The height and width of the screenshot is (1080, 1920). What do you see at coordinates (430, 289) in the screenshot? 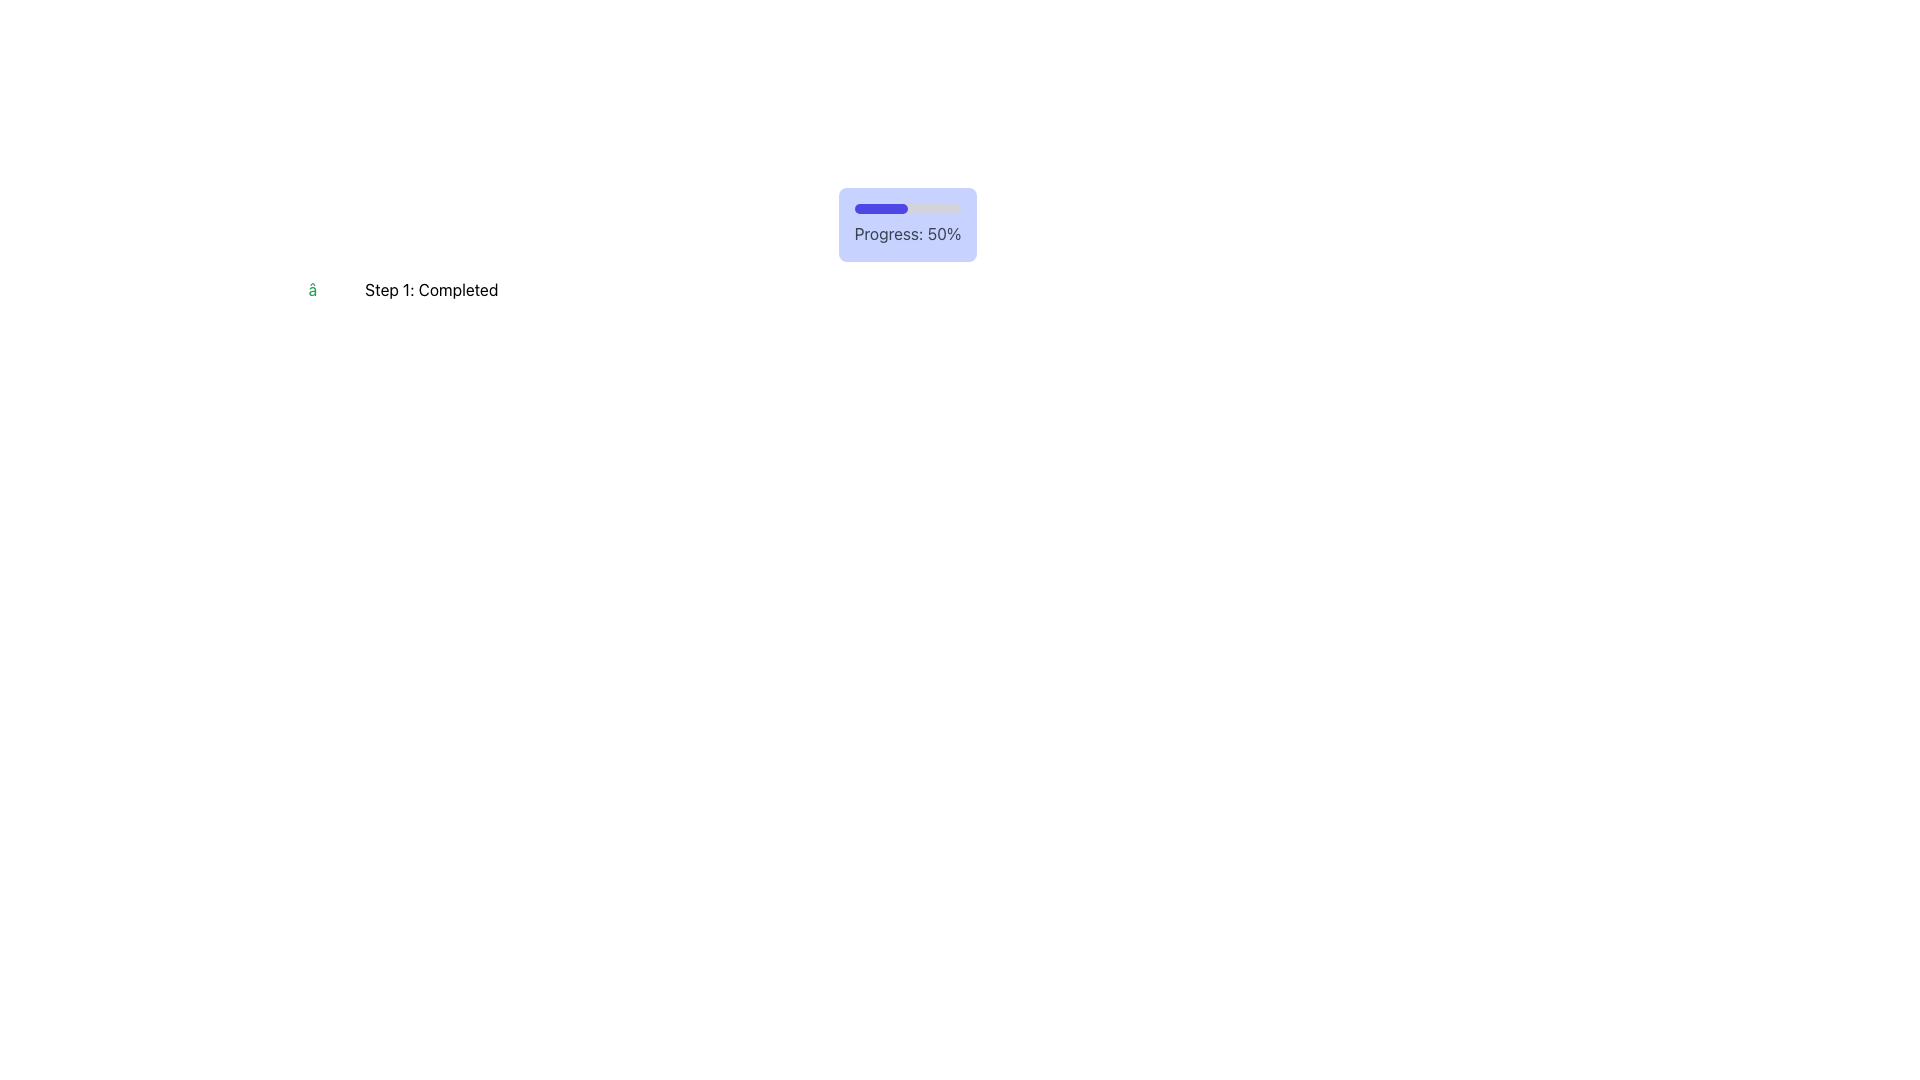
I see `text label that indicates the status of the step in the process, specifically the label displaying 'Step 1: Completed'` at bounding box center [430, 289].